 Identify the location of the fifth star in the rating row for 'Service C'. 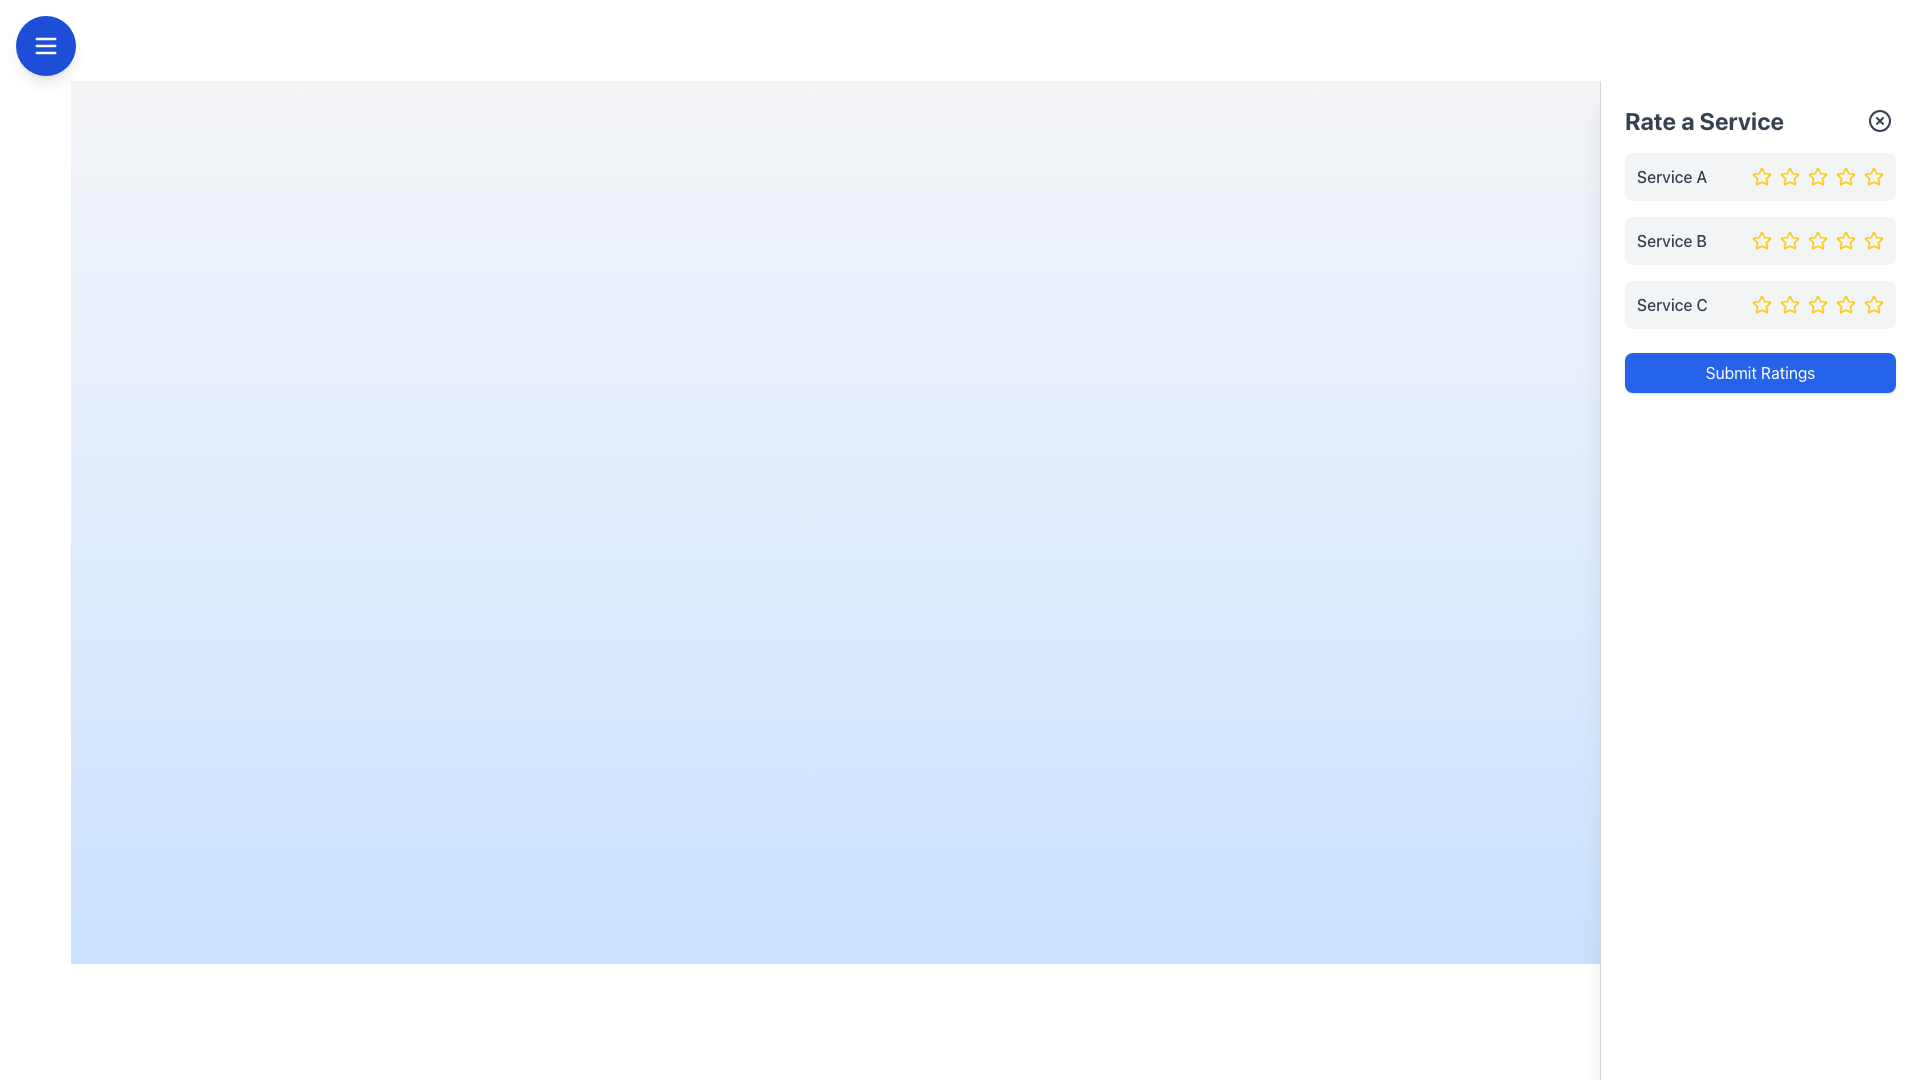
(1845, 304).